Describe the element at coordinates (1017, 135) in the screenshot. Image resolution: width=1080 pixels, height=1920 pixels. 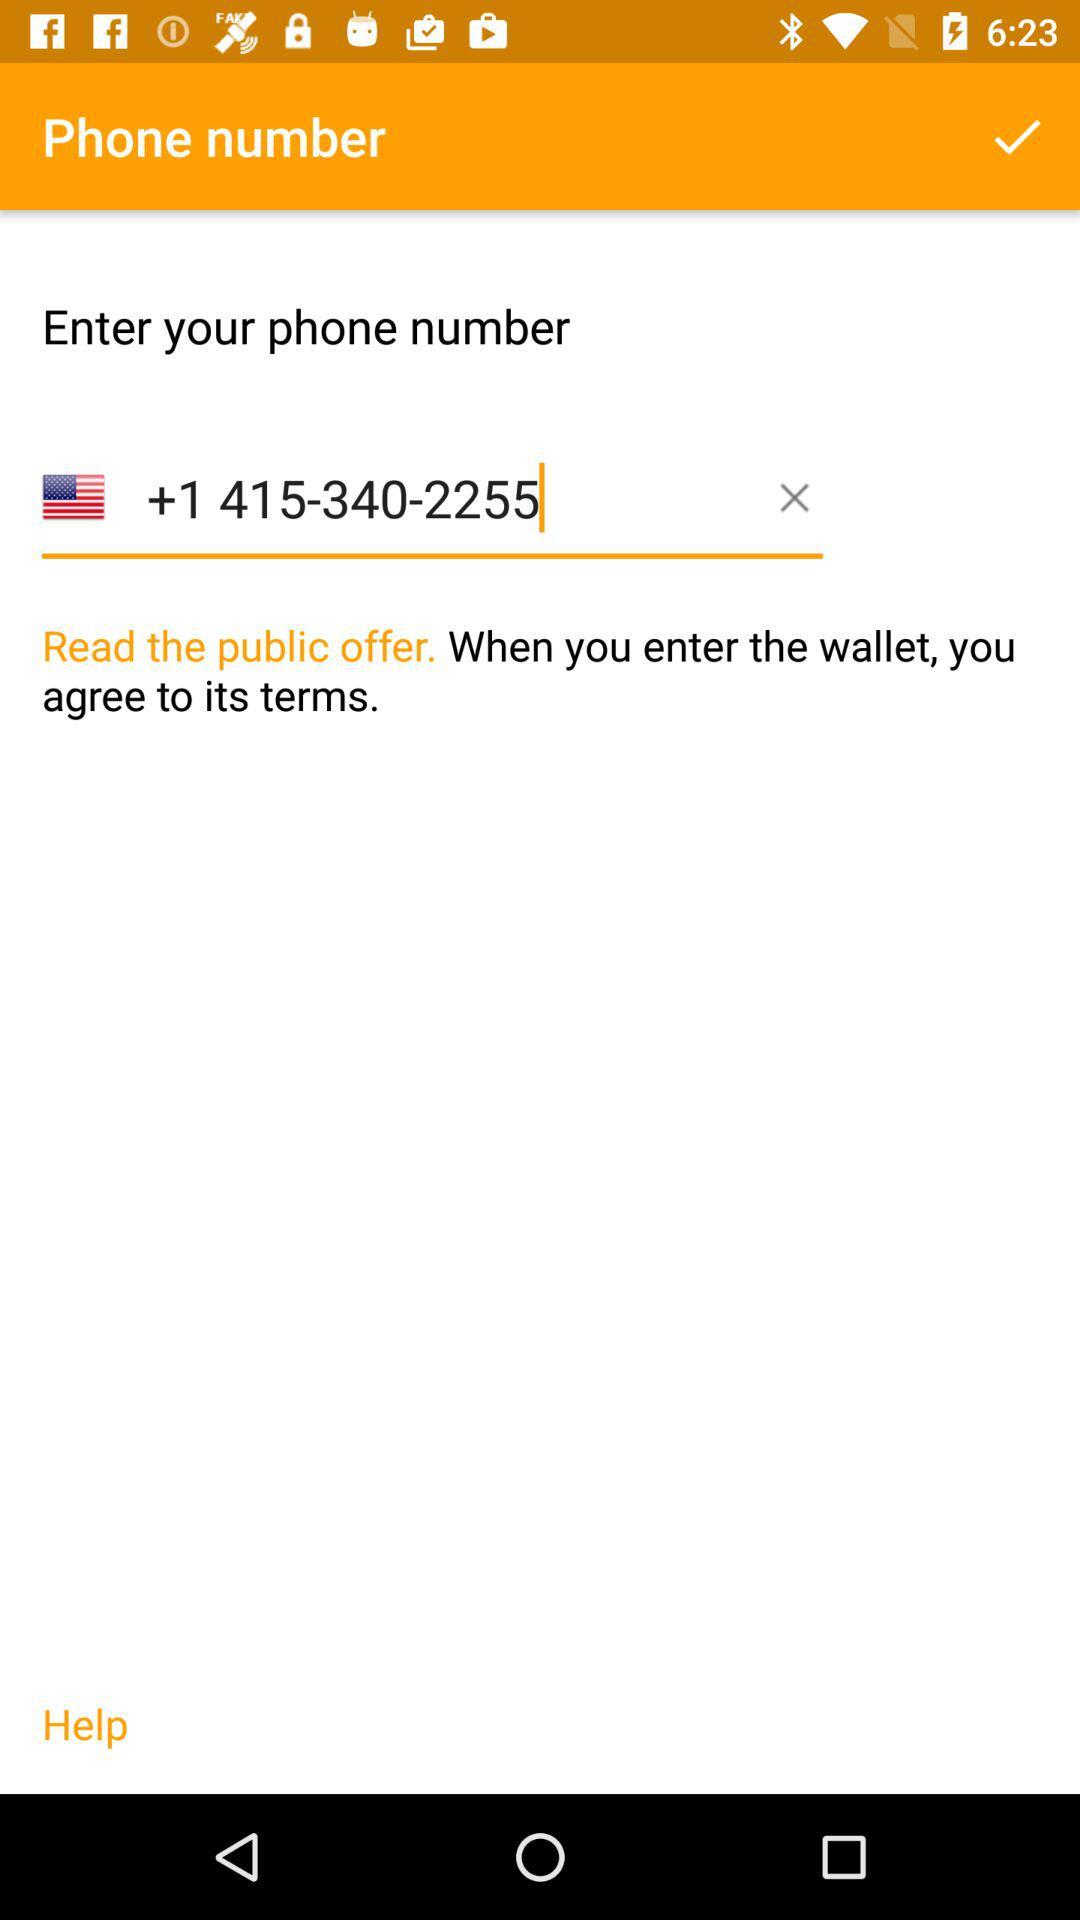
I see `finish` at that location.